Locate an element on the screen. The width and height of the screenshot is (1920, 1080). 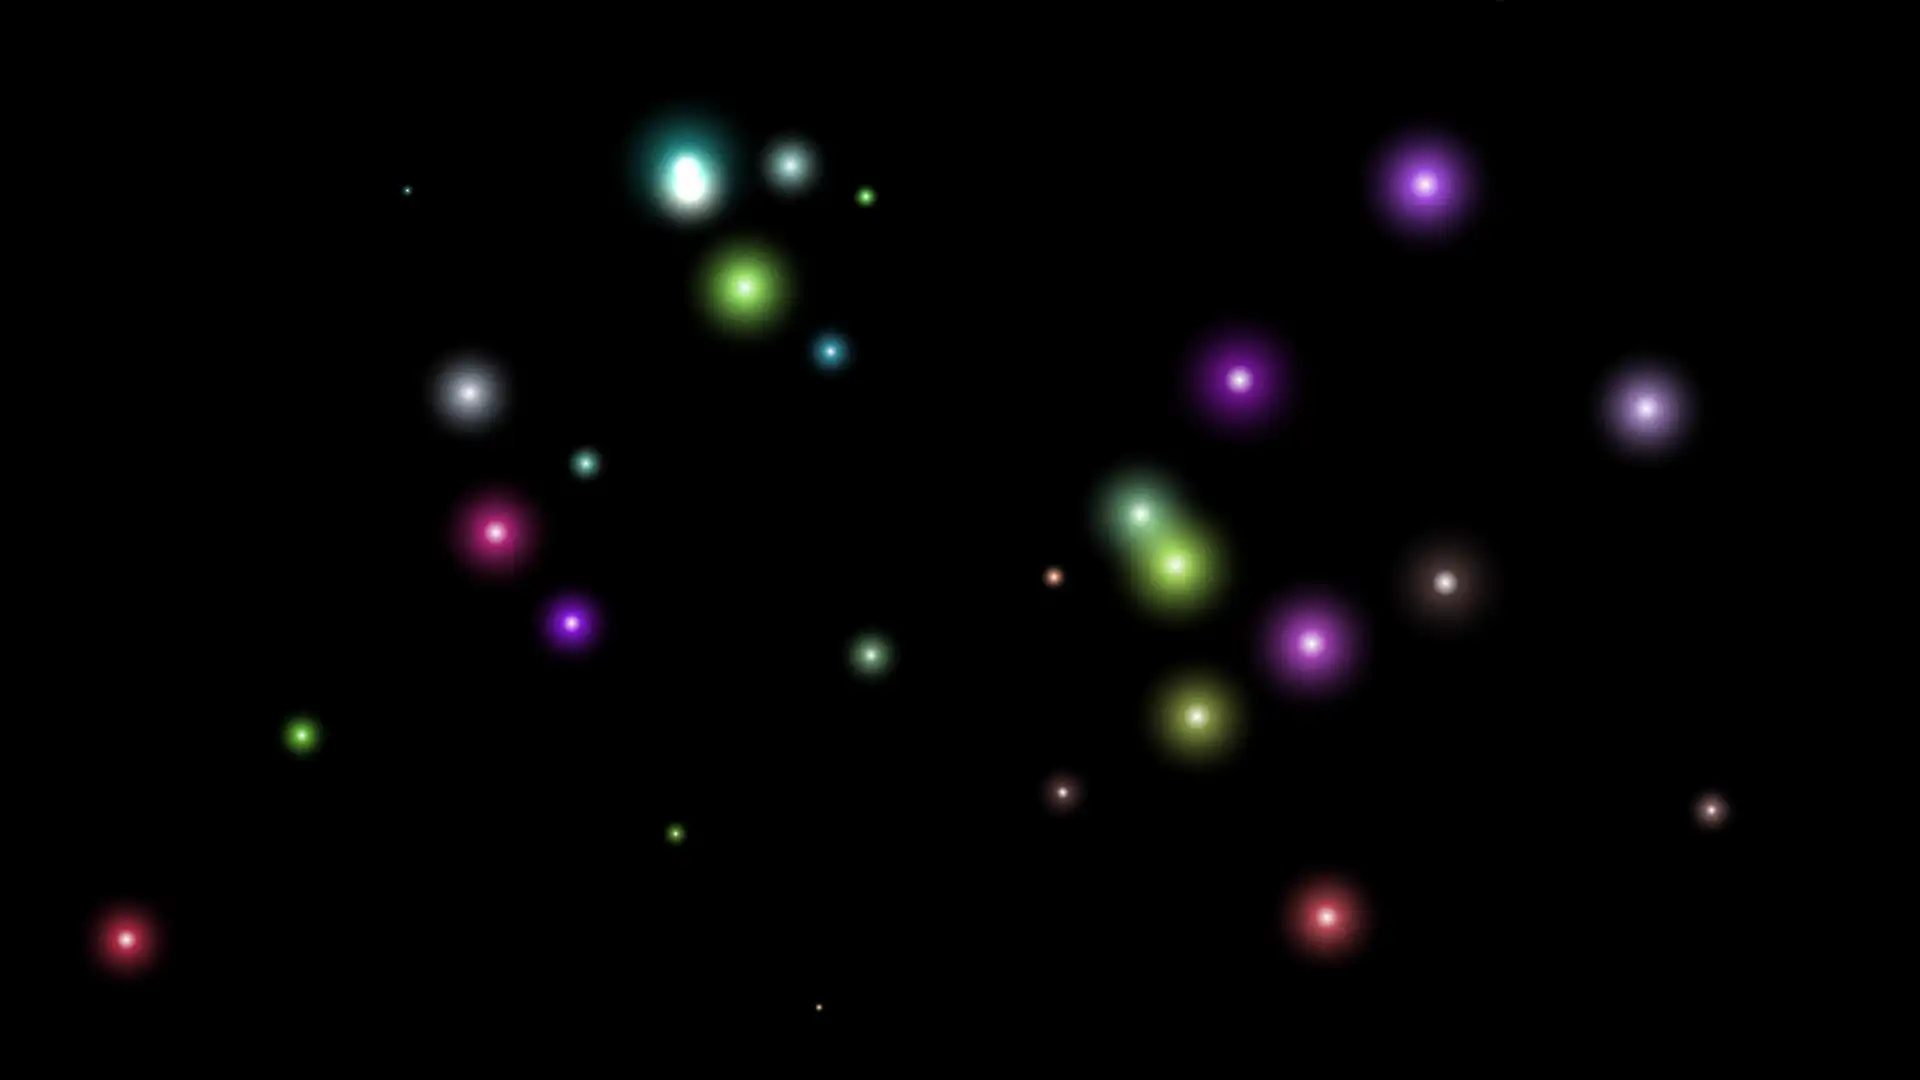
ChillOuts.com is located at coordinates (63, 19).